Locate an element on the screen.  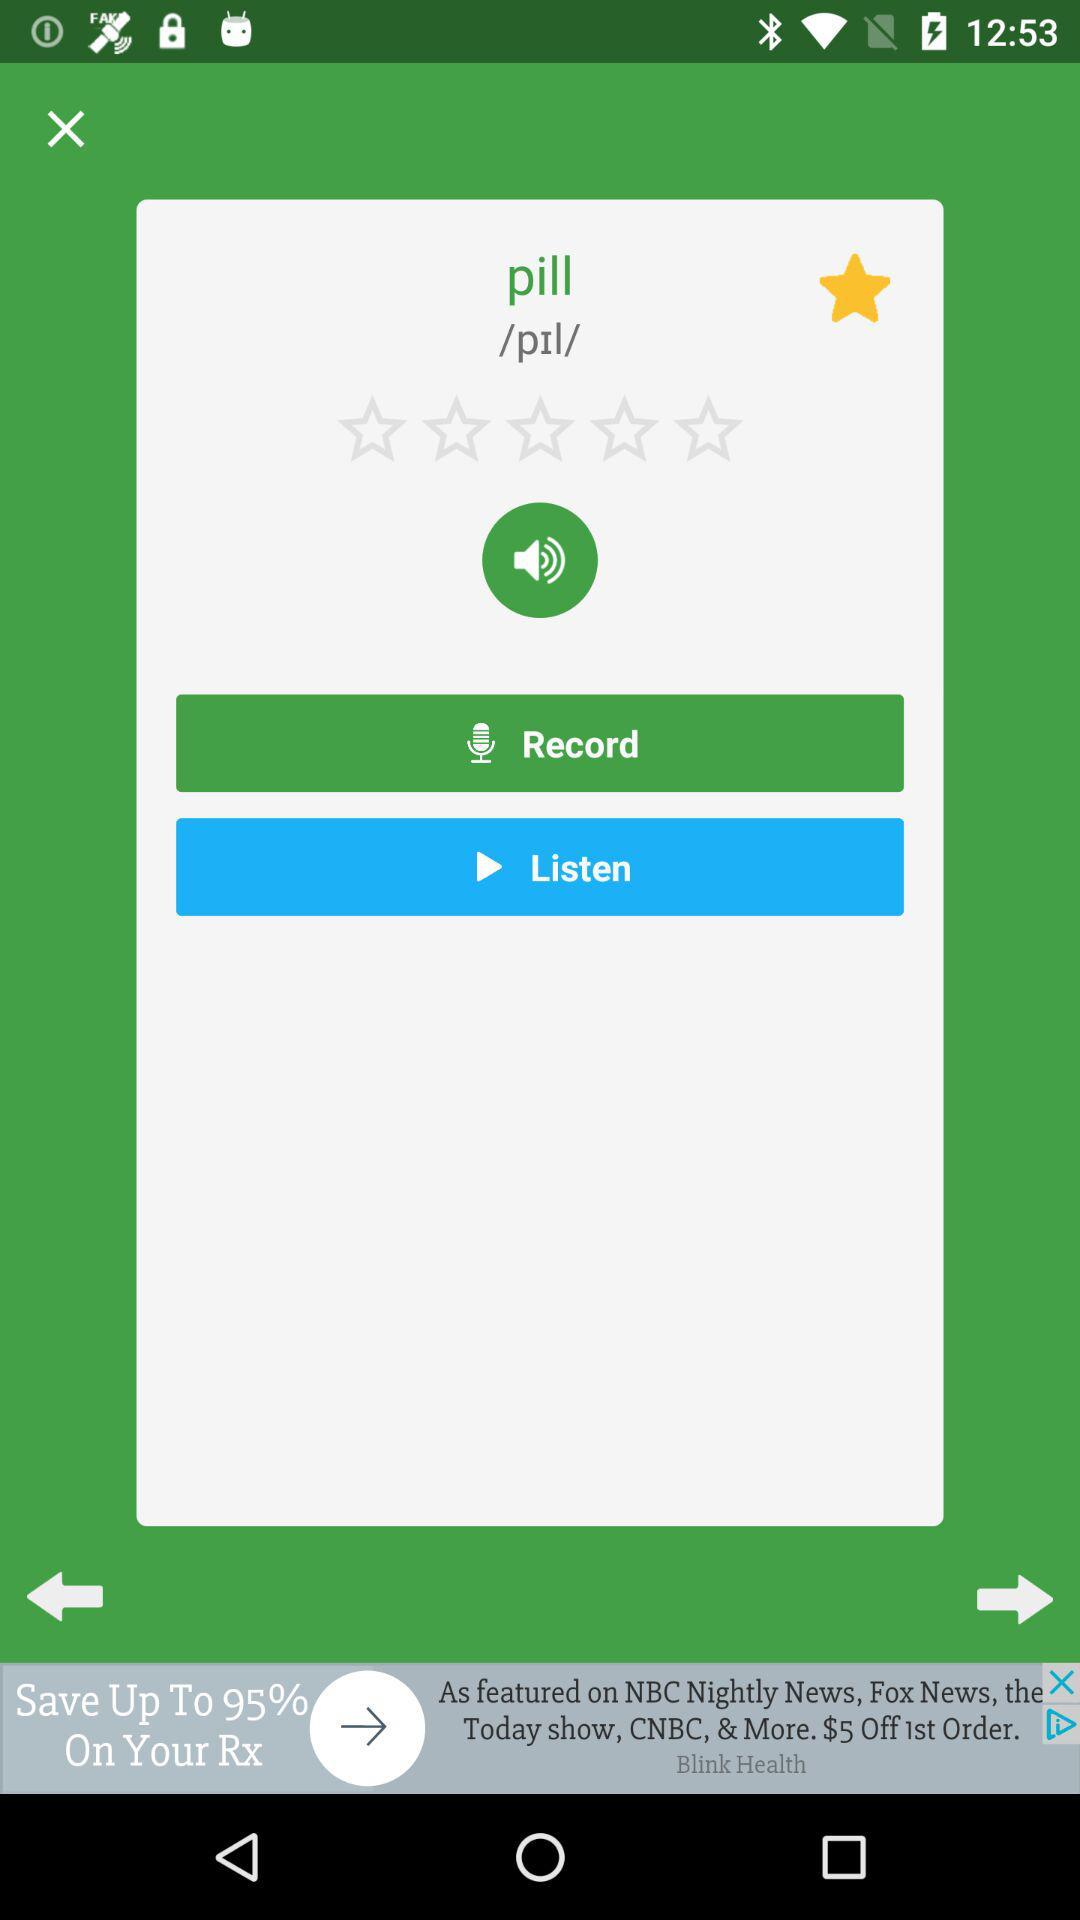
to adjust the volume is located at coordinates (540, 560).